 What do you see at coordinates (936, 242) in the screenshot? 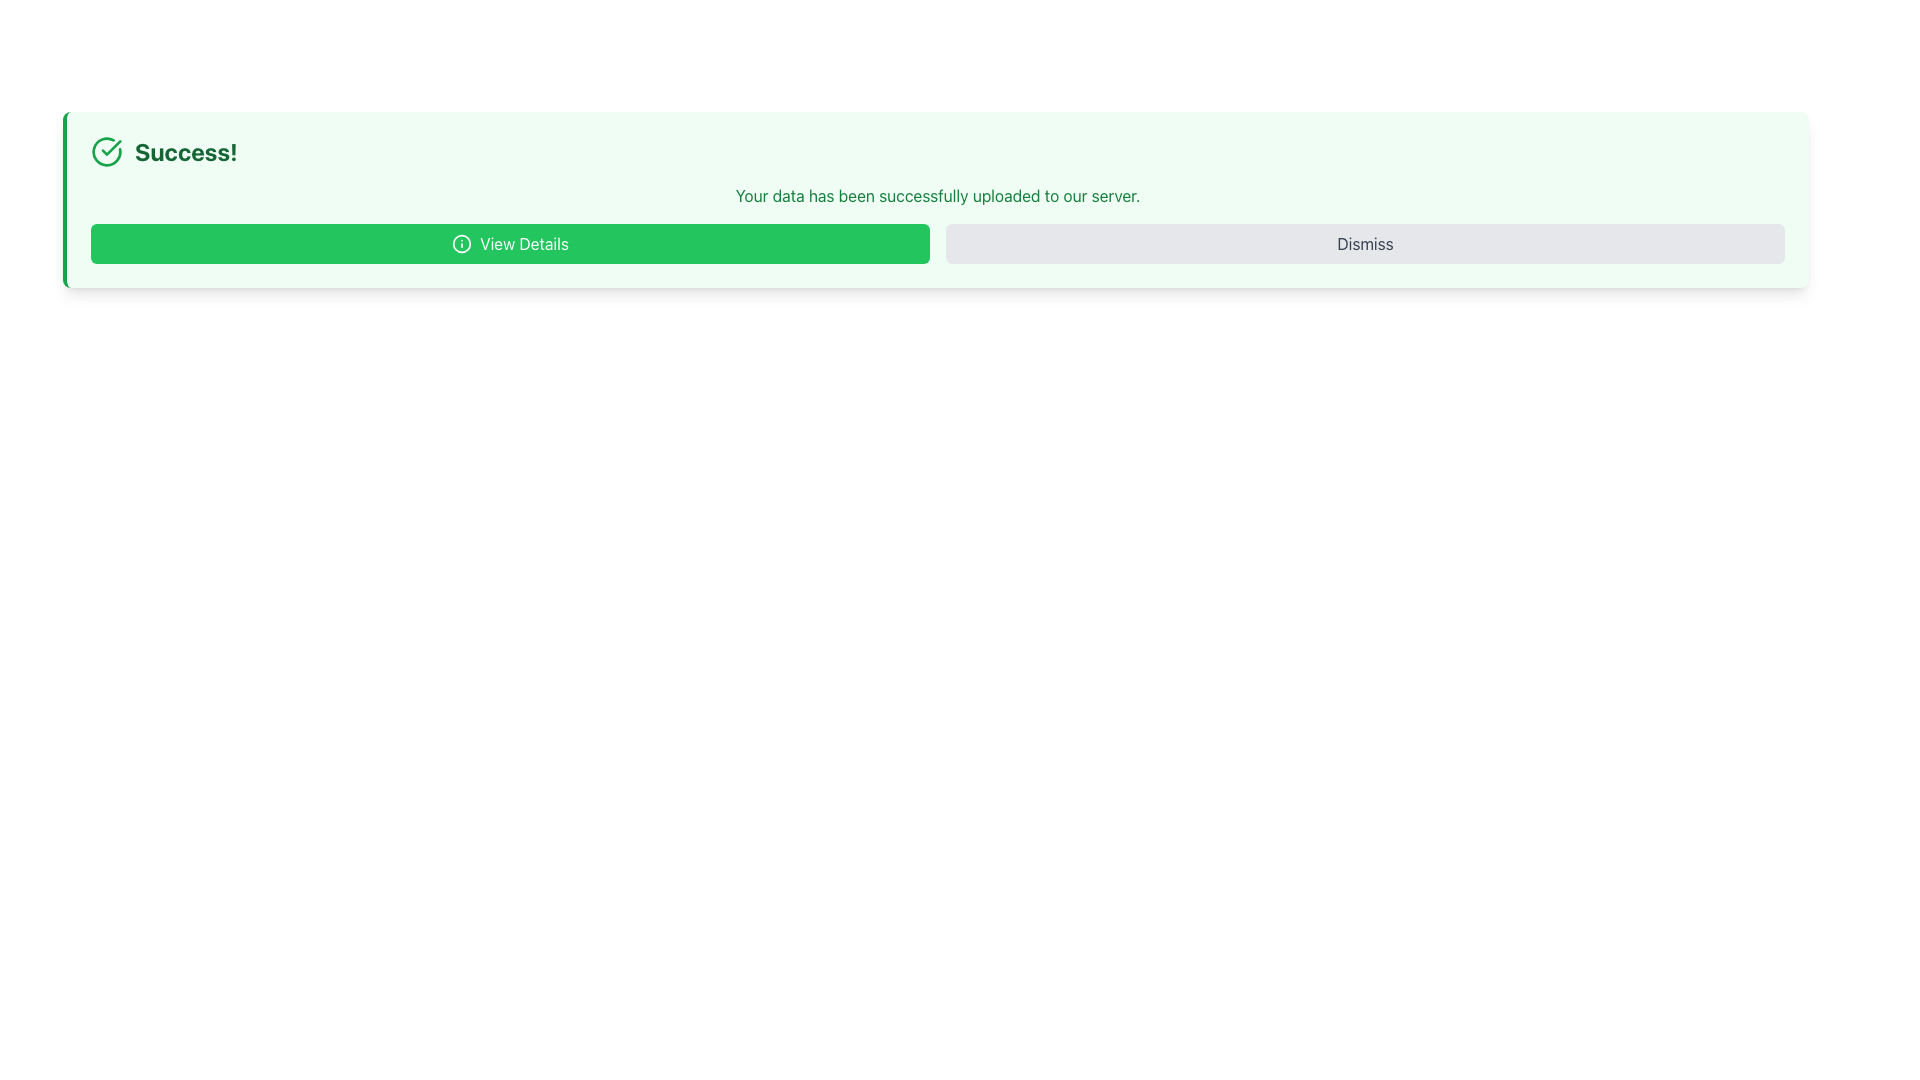
I see `the left section of the A button group labeled 'View Details' which is styled with a green background and located below the message 'Your data has been successfully uploaded to our server.'` at bounding box center [936, 242].